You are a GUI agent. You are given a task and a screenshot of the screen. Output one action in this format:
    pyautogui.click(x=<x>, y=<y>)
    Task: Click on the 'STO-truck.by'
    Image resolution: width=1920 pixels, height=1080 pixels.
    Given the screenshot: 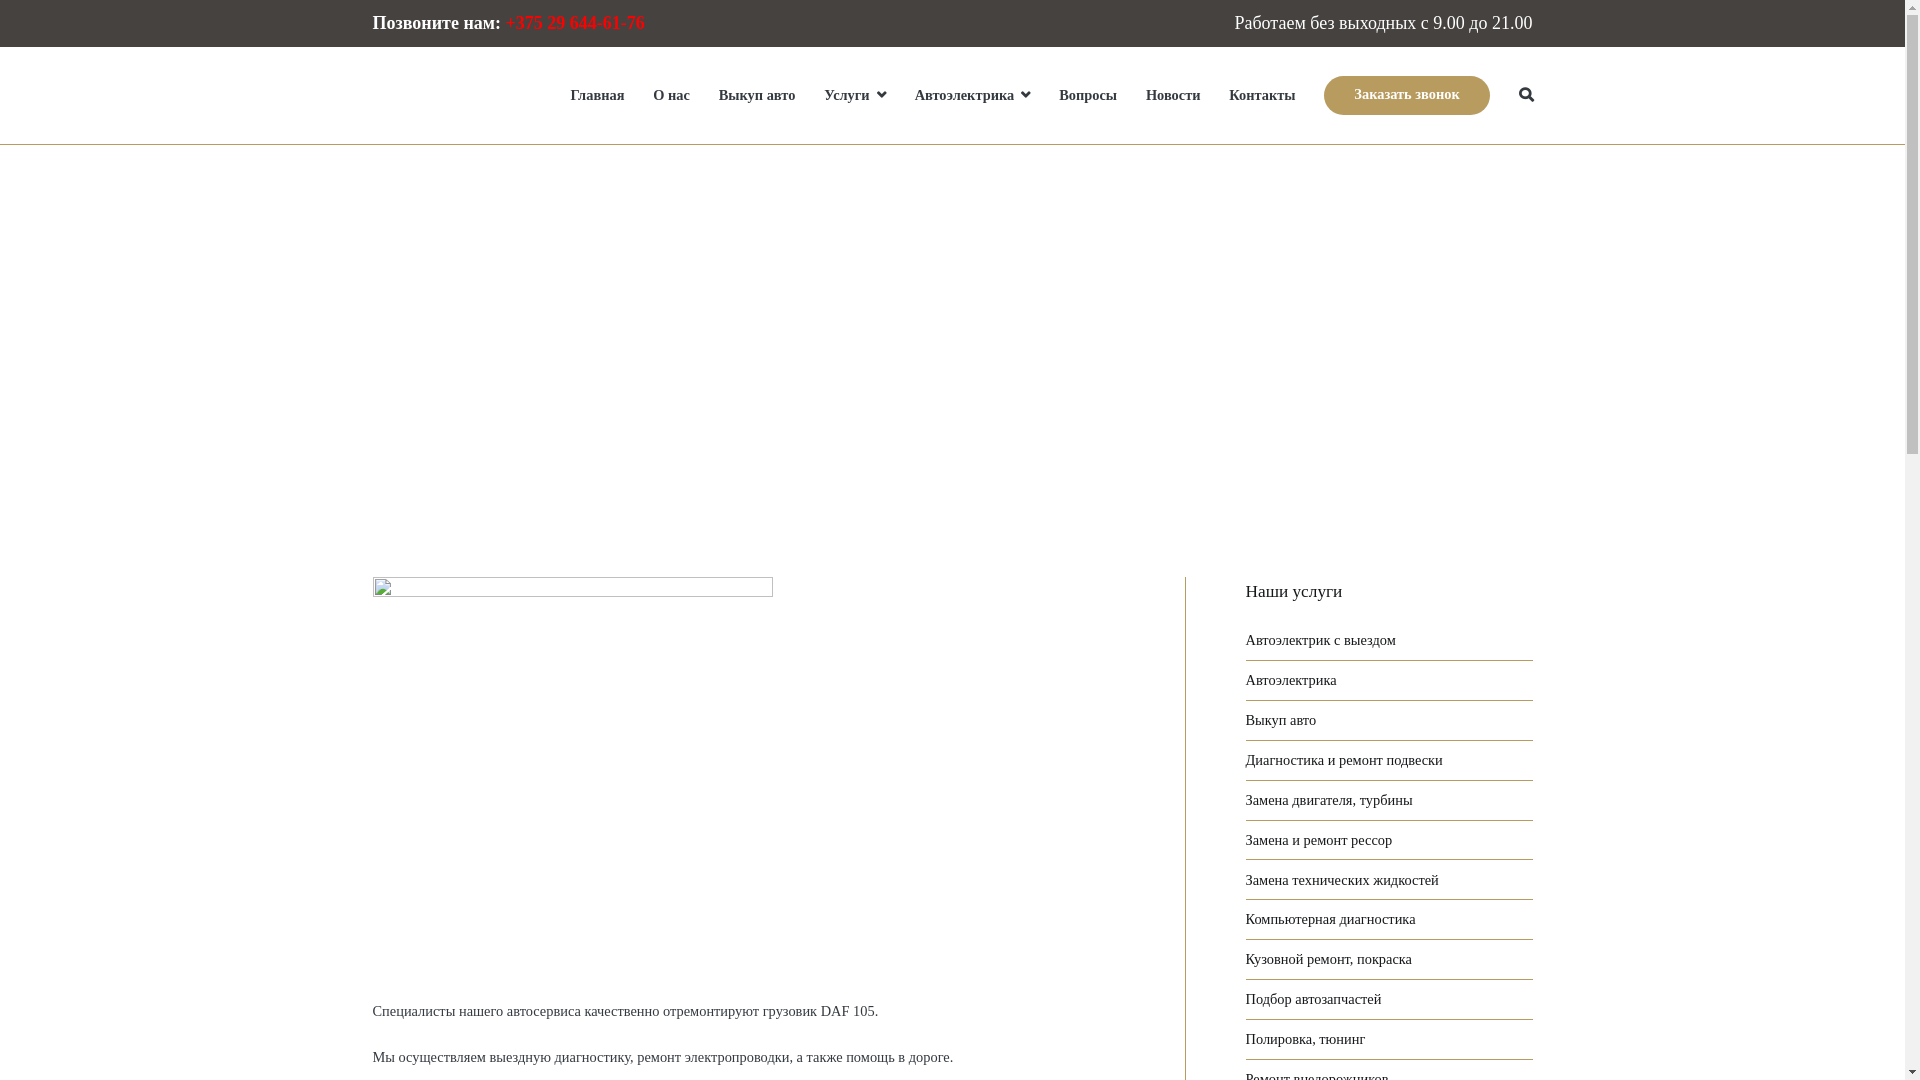 What is the action you would take?
    pyautogui.click(x=443, y=108)
    